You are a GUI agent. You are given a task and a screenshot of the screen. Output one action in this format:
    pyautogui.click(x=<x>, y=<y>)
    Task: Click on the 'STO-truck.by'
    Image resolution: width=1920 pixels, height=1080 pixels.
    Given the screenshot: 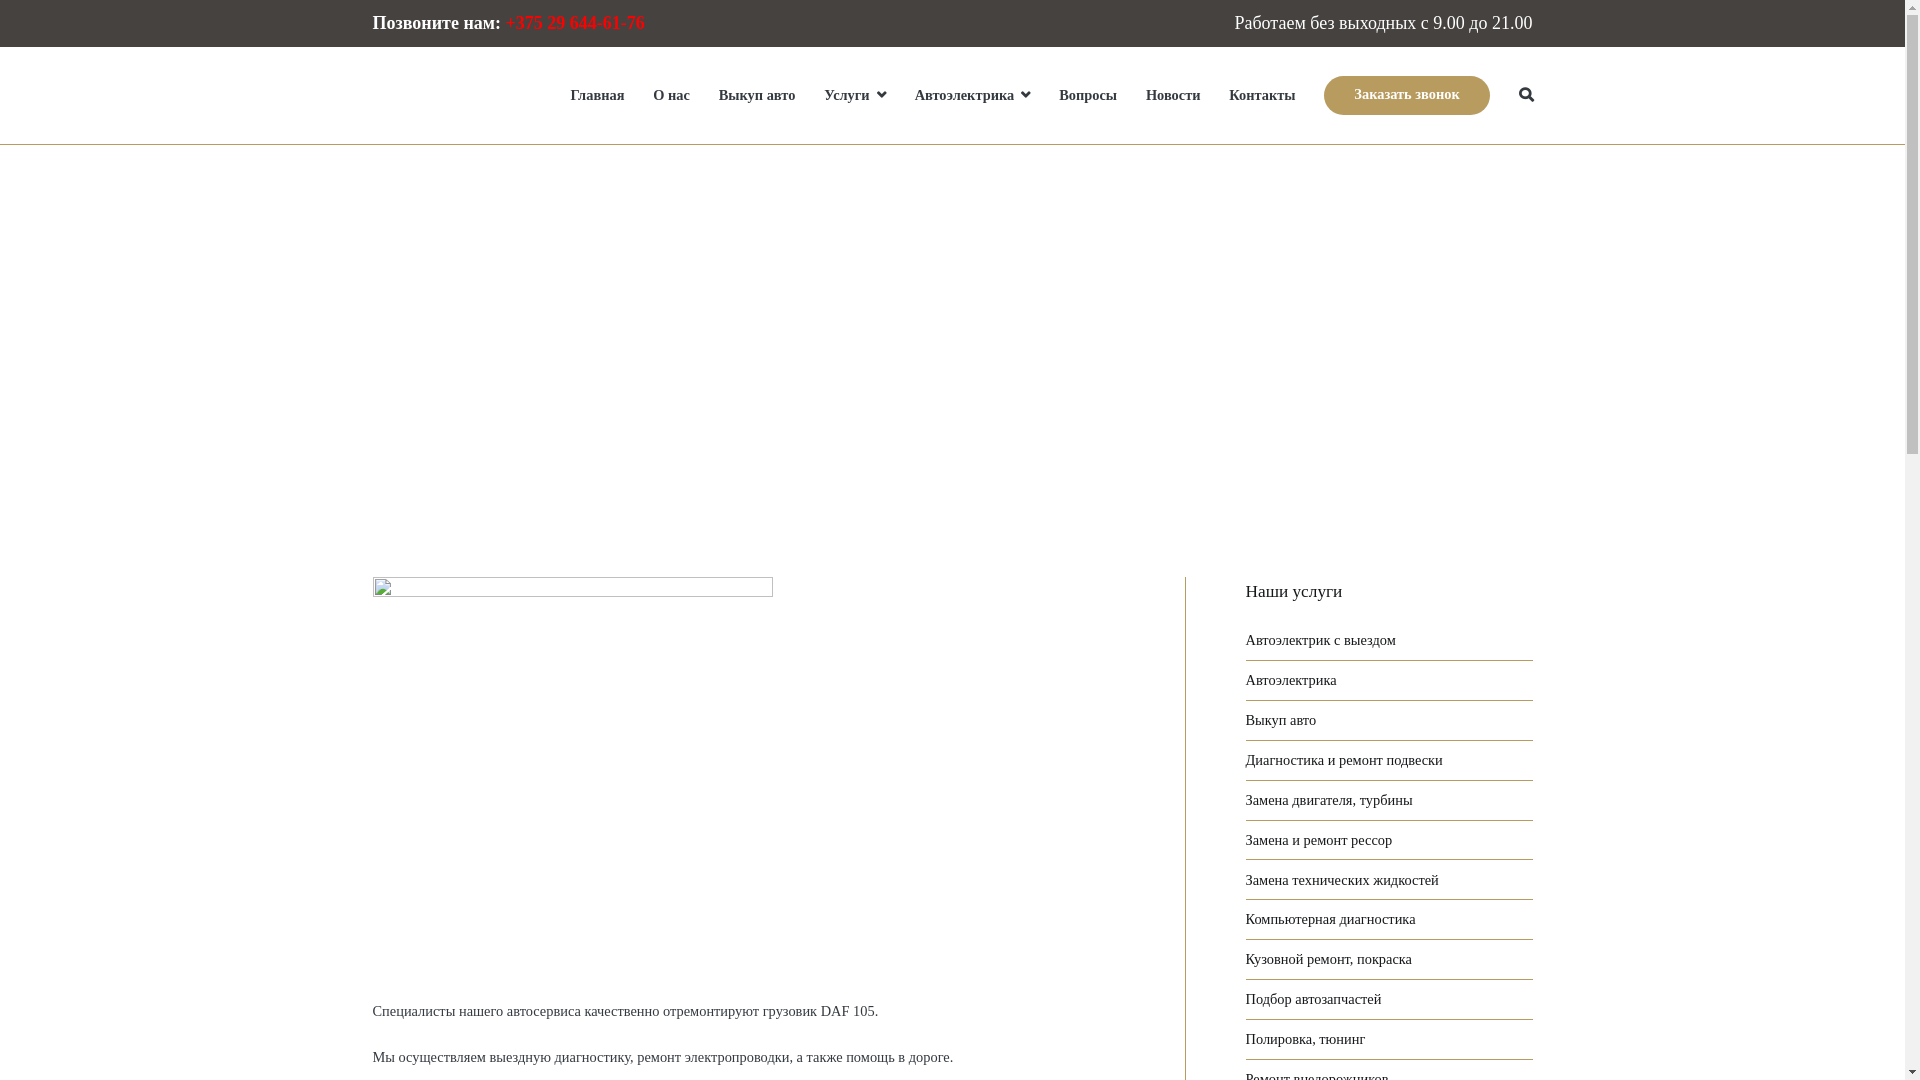 What is the action you would take?
    pyautogui.click(x=443, y=108)
    